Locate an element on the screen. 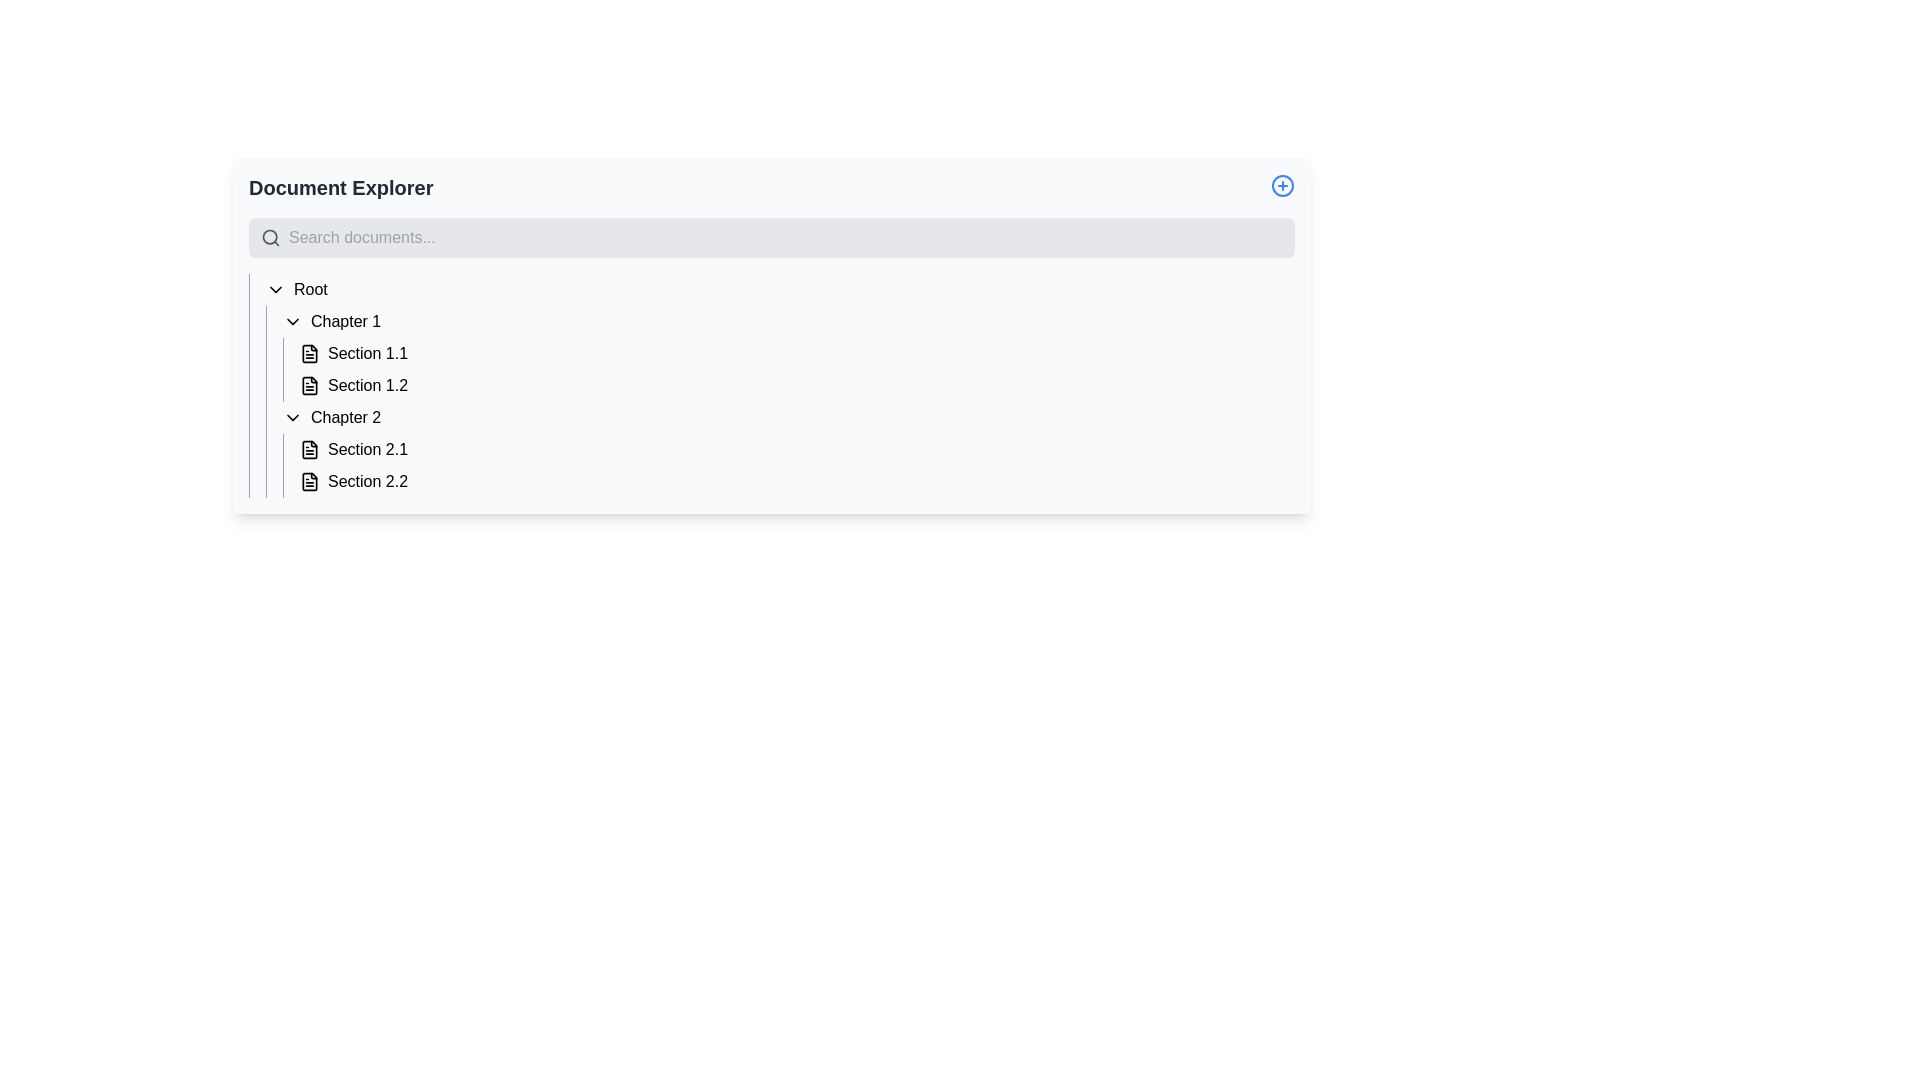  the 'Section 1.1' text label located under 'Chapter 1' in the Document Explorer interface is located at coordinates (368, 353).